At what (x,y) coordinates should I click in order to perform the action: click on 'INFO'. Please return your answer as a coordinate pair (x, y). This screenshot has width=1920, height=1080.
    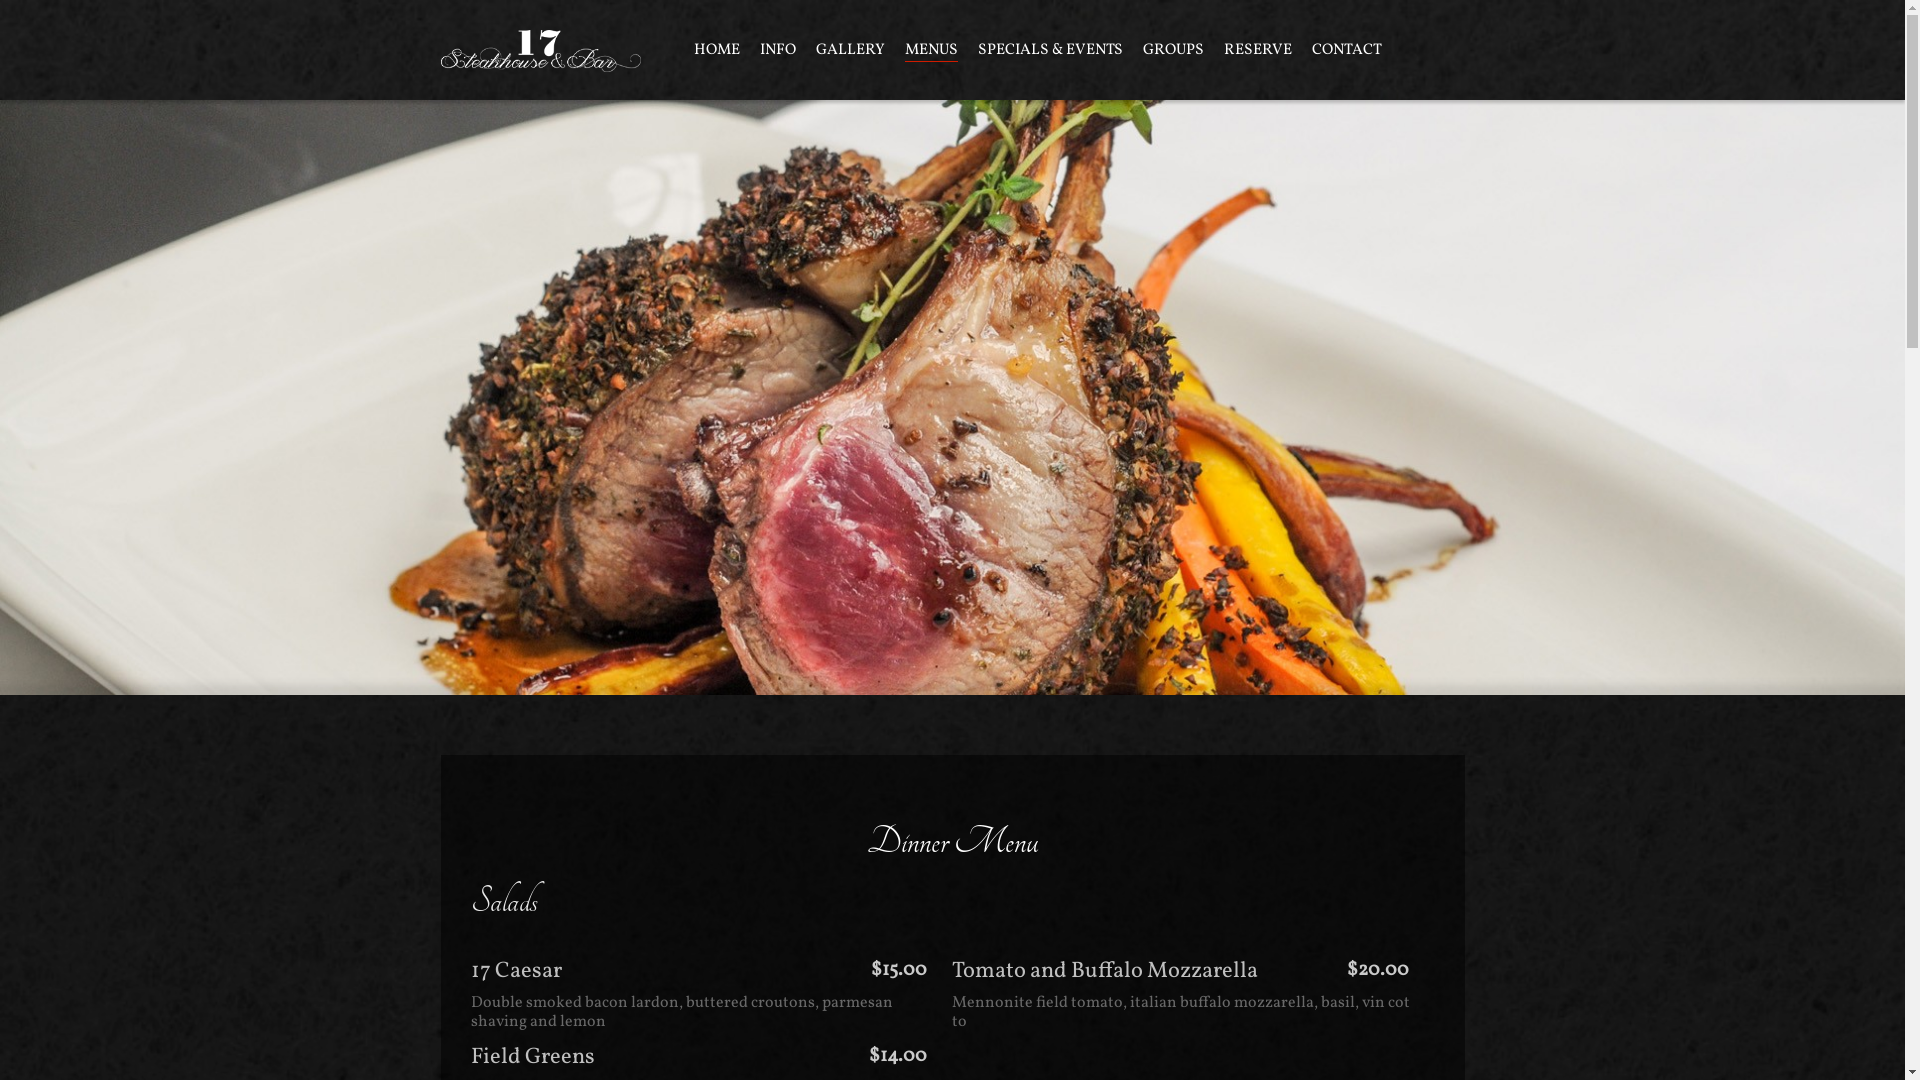
    Looking at the image, I should click on (758, 49).